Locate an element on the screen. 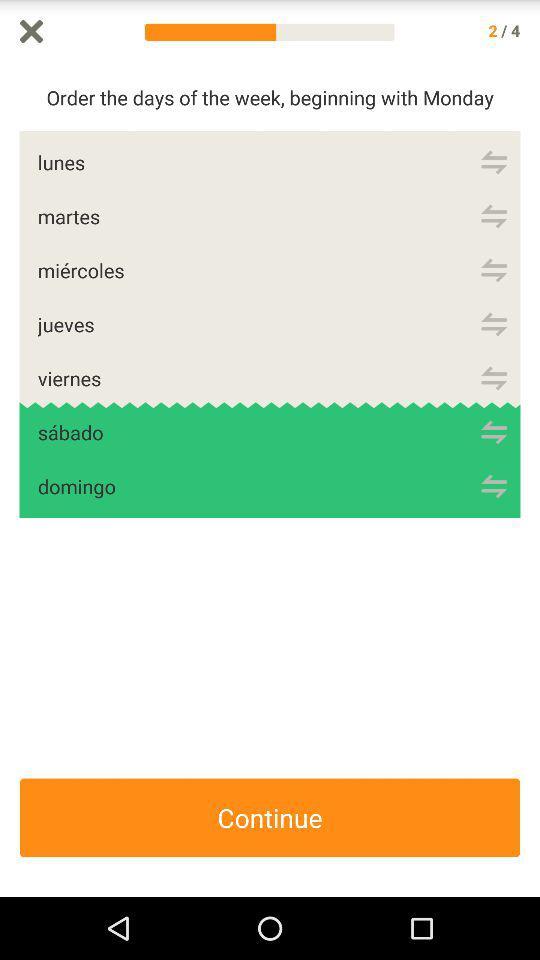 The image size is (540, 960). hold to change the position of items is located at coordinates (493, 324).